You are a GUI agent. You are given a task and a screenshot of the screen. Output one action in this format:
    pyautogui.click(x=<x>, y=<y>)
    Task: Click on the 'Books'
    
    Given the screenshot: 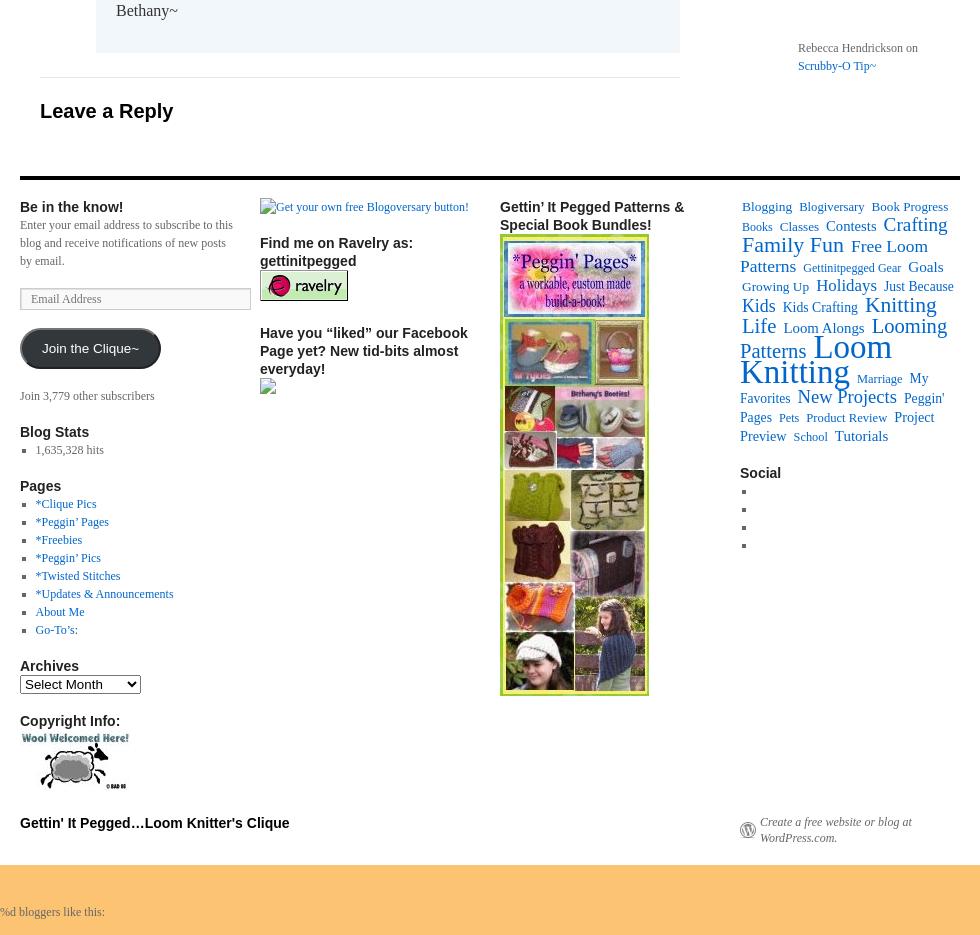 What is the action you would take?
    pyautogui.click(x=756, y=225)
    